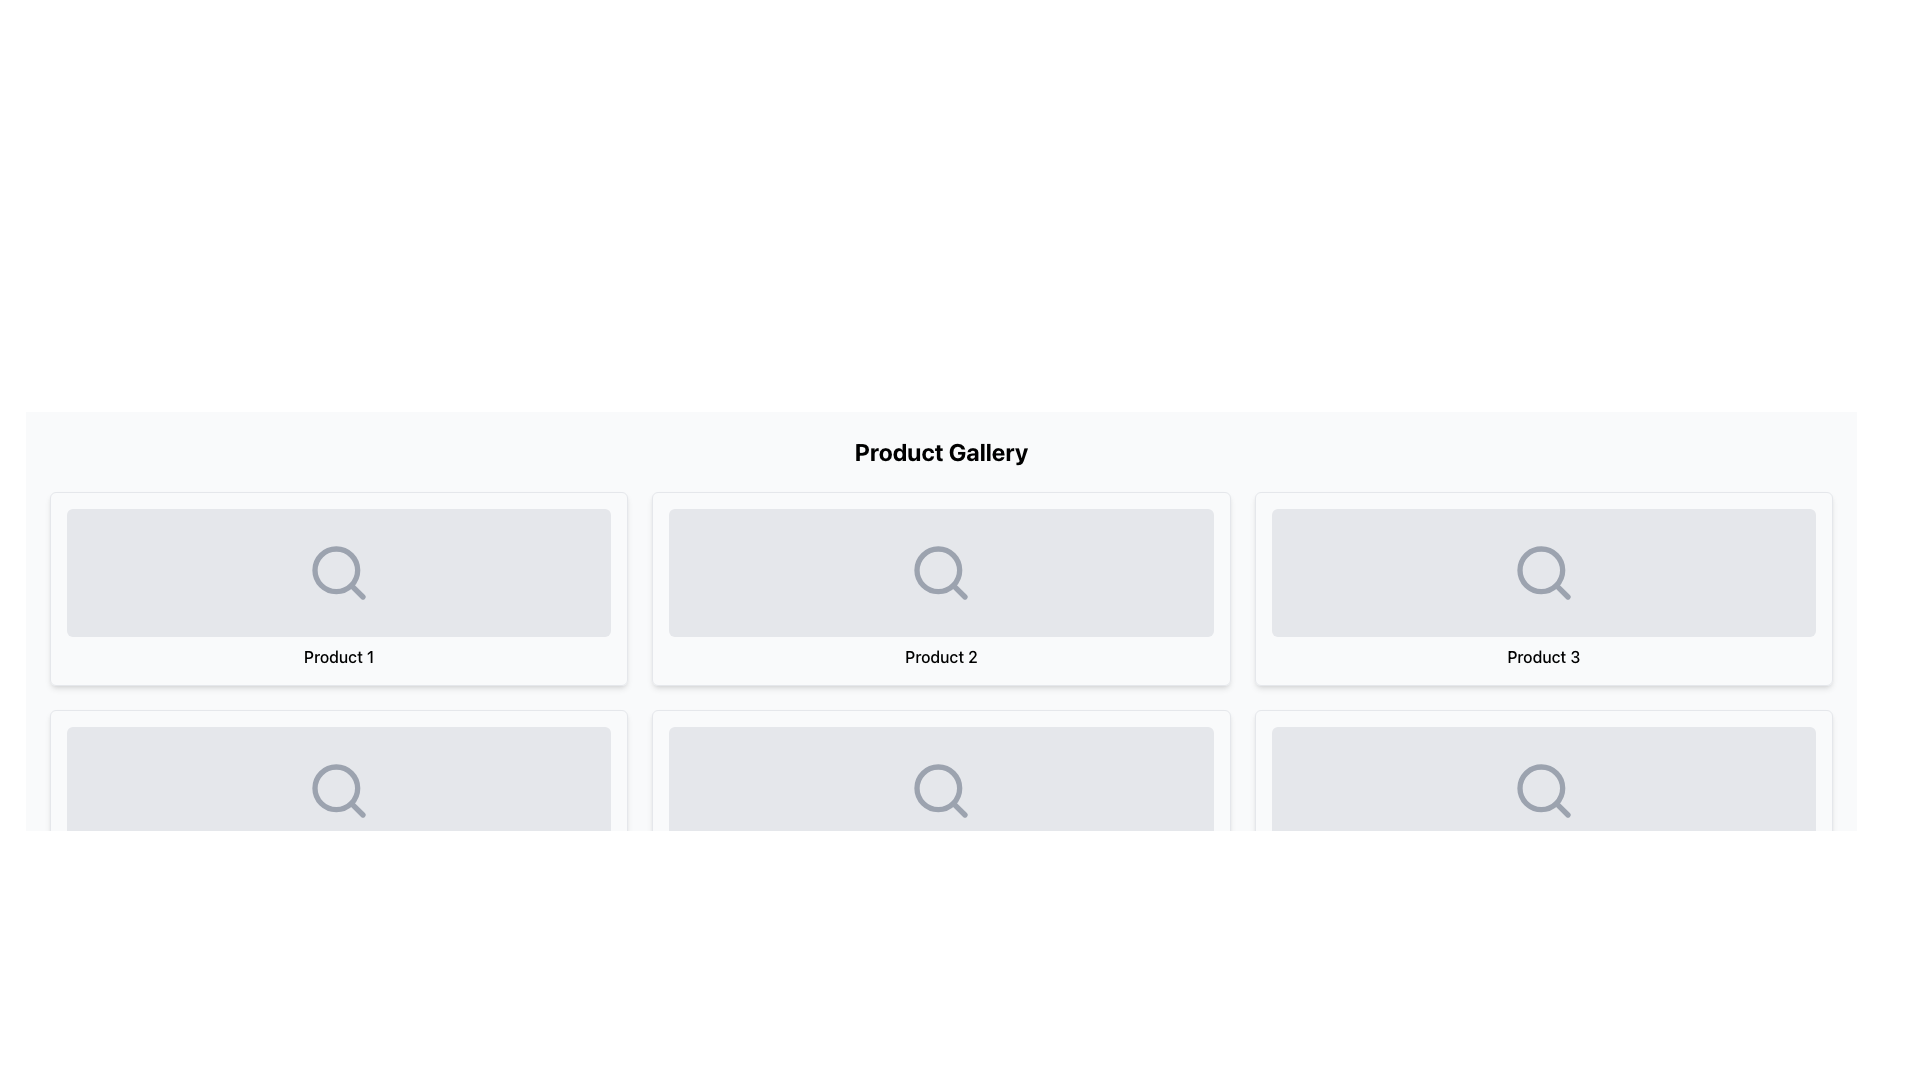  I want to click on diagonal line that forms the handle of the magnifying glass icon located inside the second grid item's image in the second row of the product gallery section, so click(958, 590).